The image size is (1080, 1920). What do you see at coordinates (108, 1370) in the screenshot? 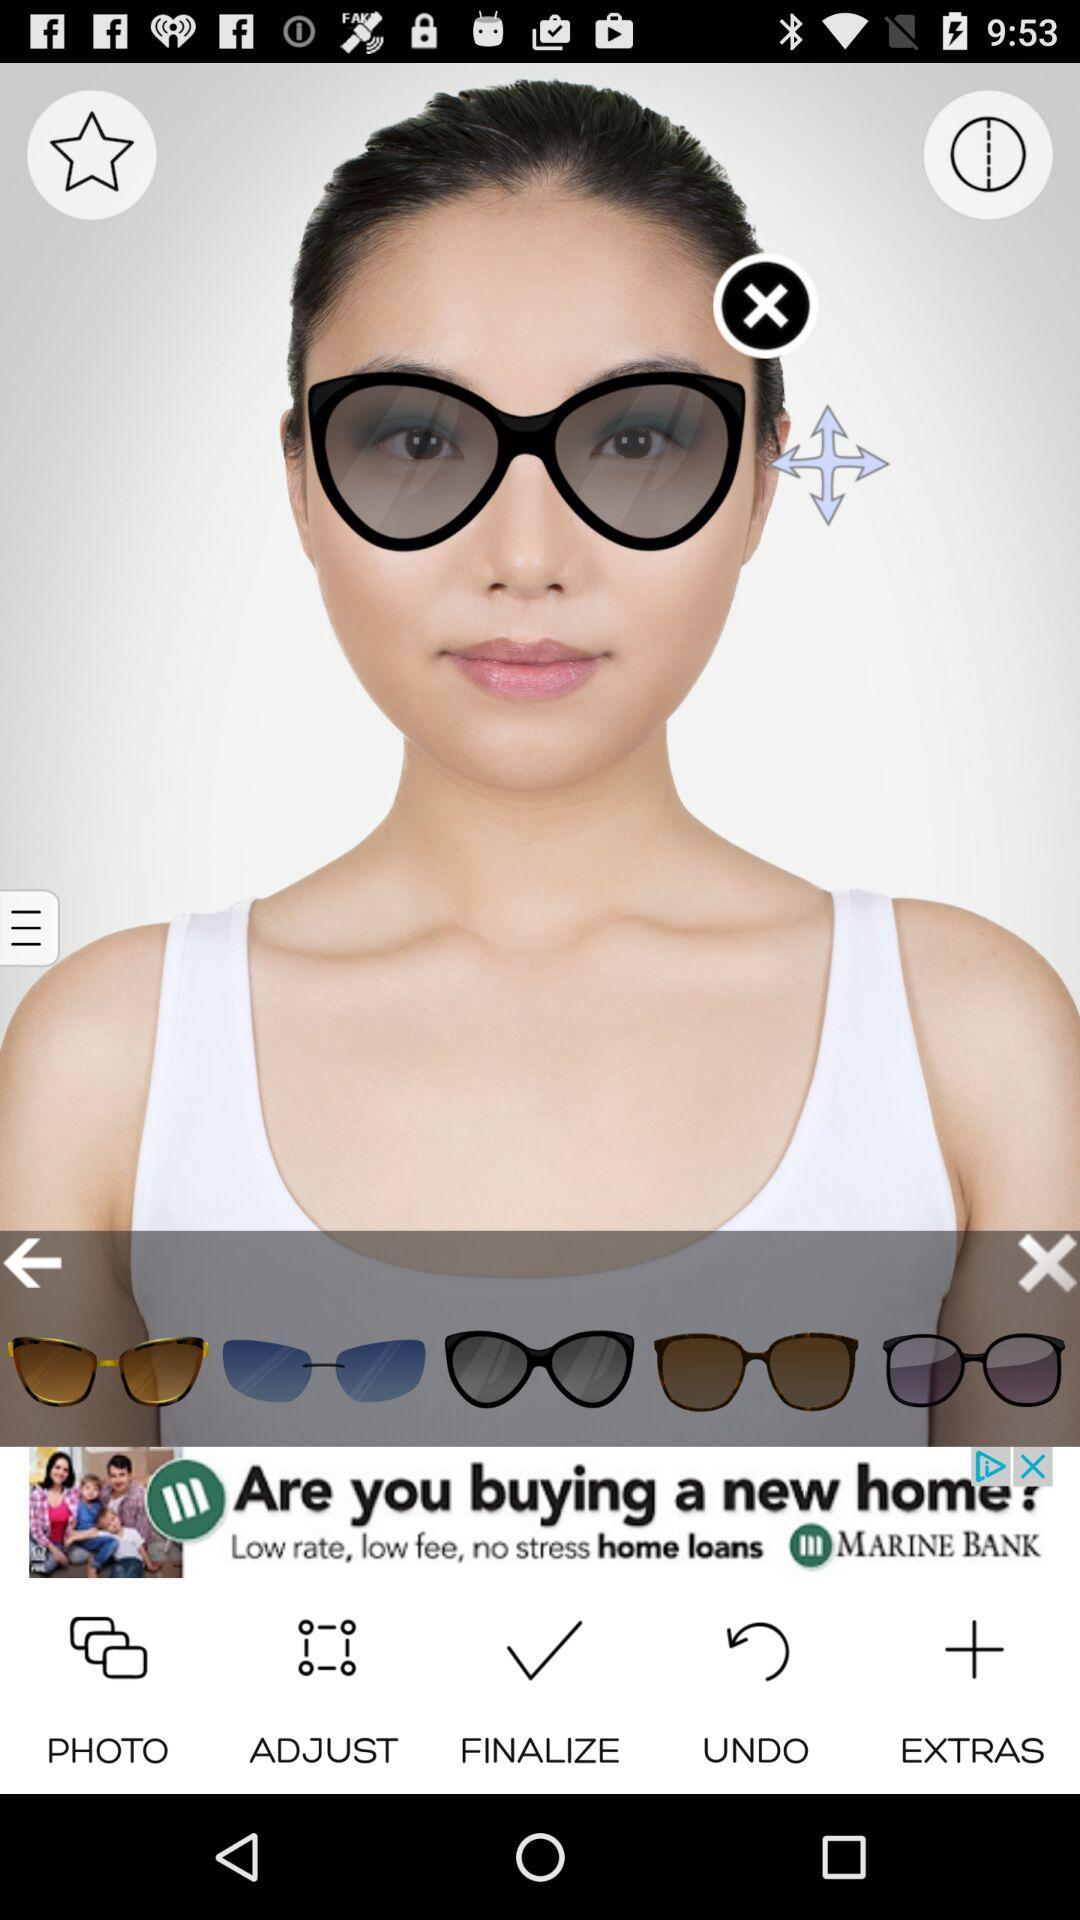
I see `glass` at bounding box center [108, 1370].